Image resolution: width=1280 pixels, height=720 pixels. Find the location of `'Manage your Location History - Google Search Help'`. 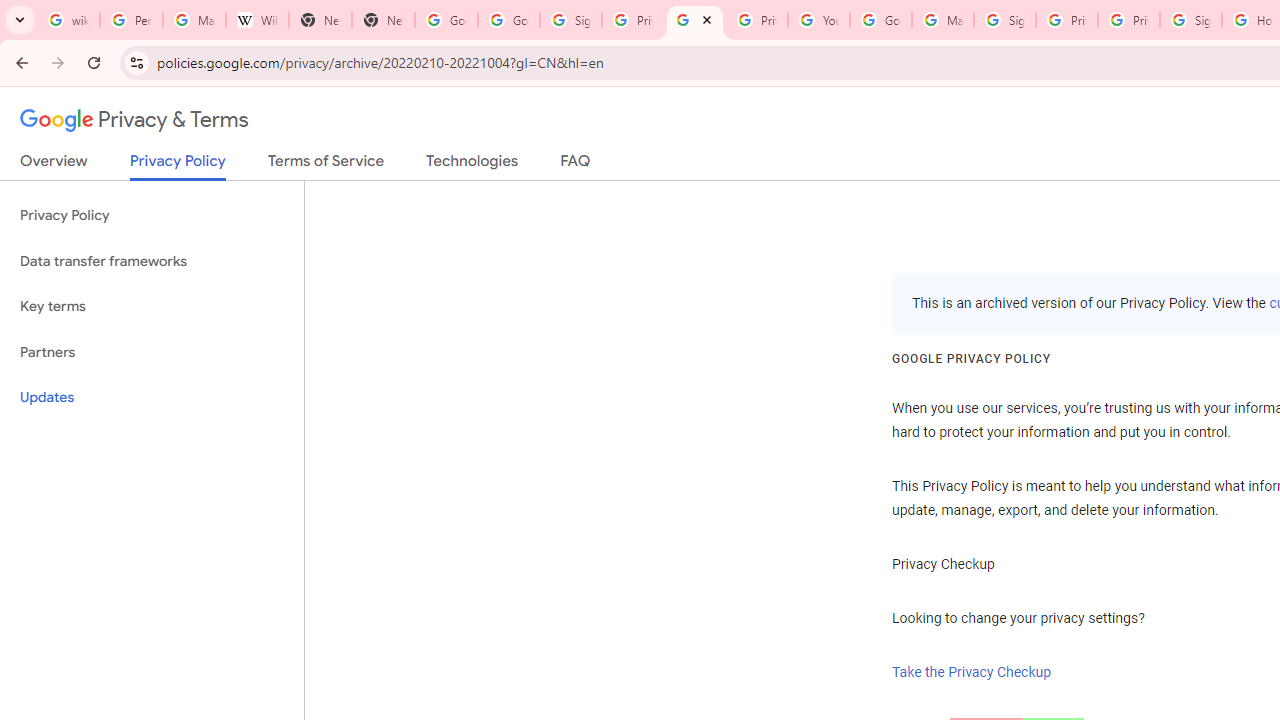

'Manage your Location History - Google Search Help' is located at coordinates (194, 20).